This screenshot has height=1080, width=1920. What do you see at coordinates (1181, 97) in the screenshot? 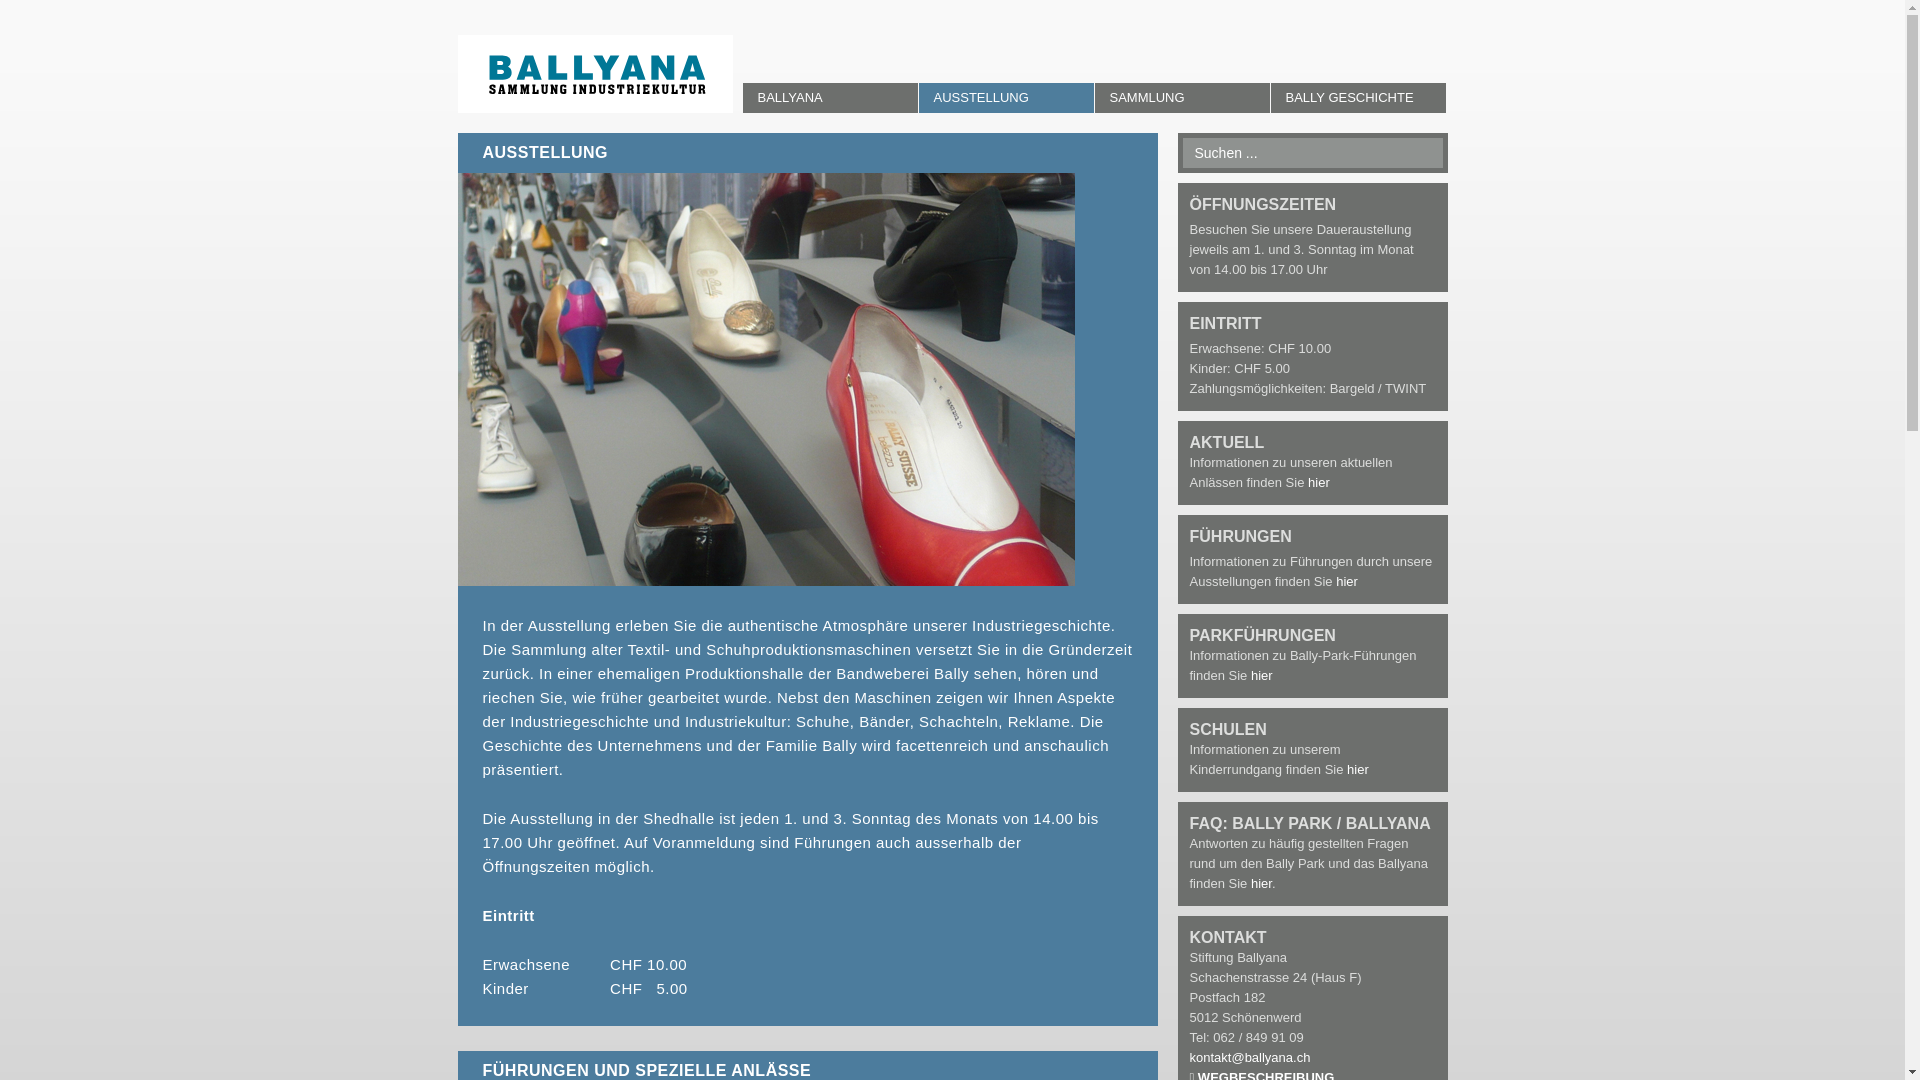
I see `'SAMMLUNG'` at bounding box center [1181, 97].